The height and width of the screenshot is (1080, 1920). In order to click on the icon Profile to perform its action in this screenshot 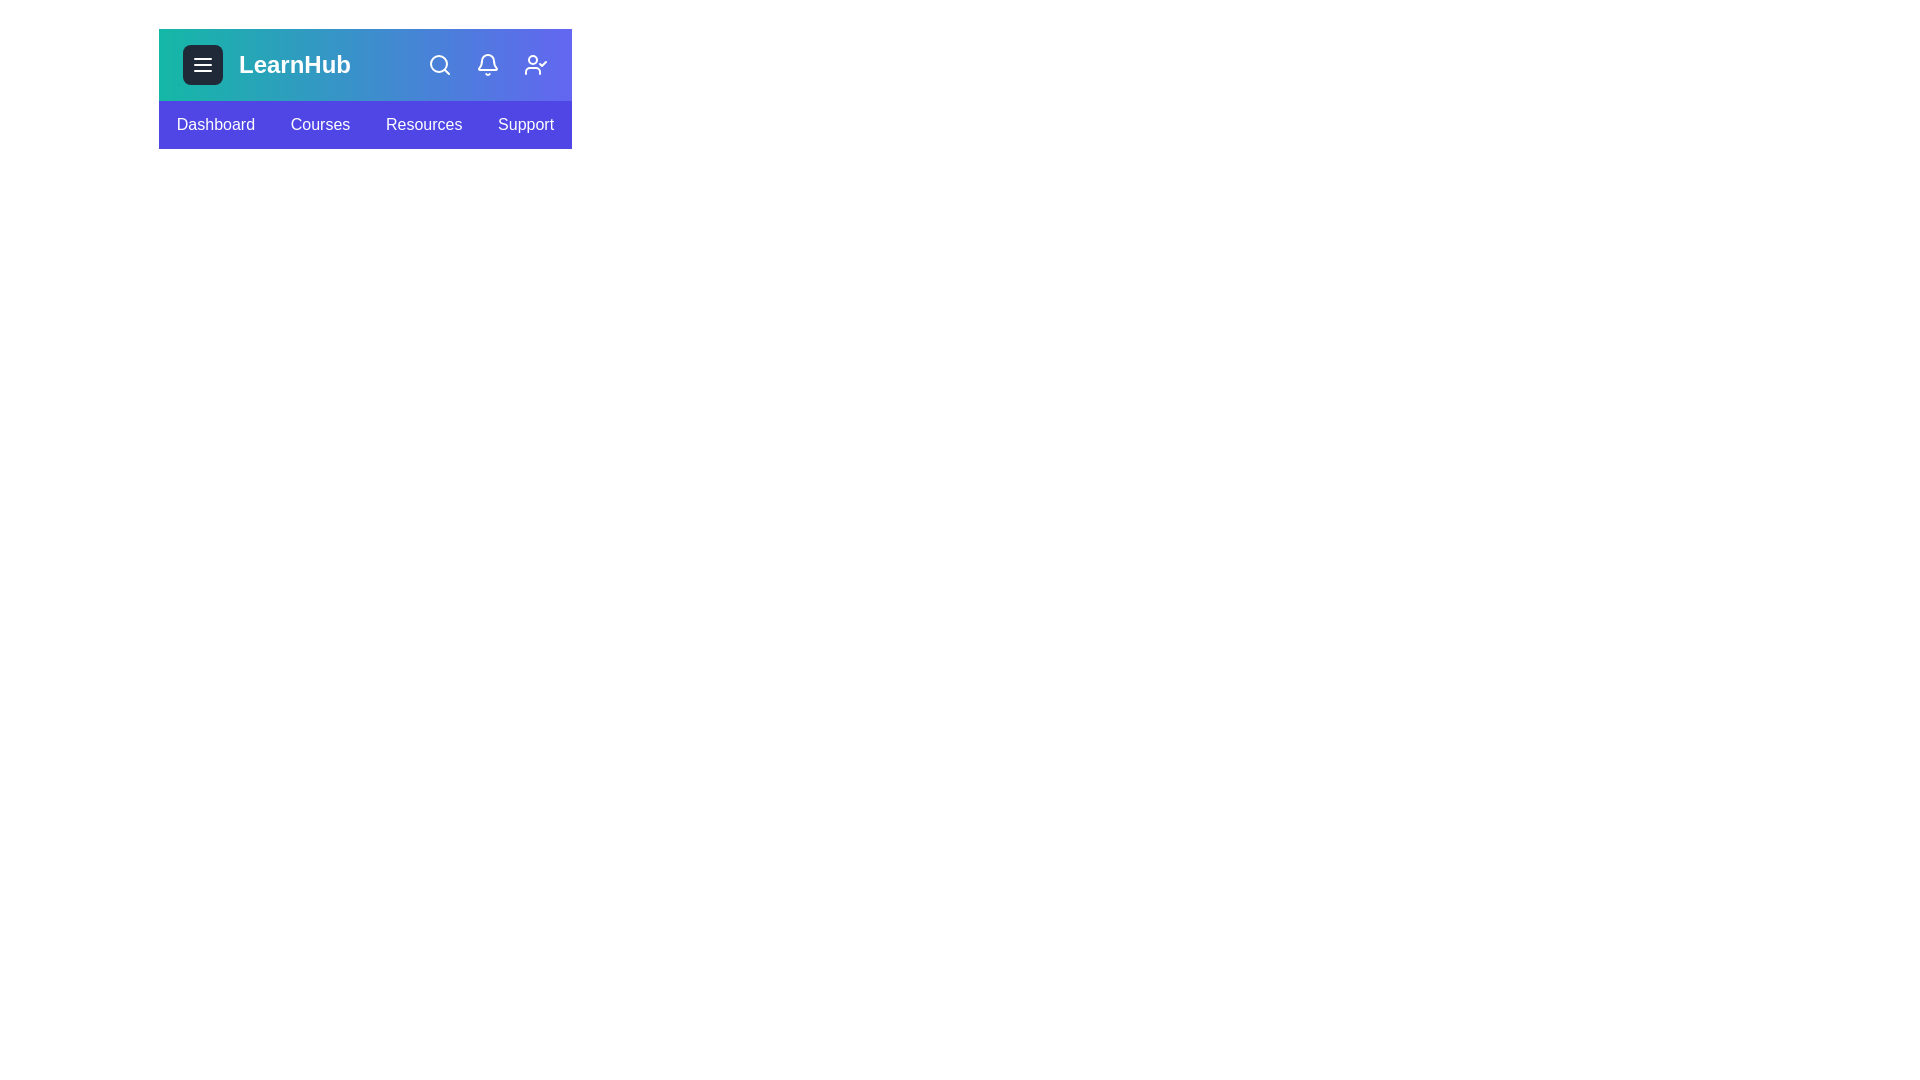, I will do `click(536, 64)`.